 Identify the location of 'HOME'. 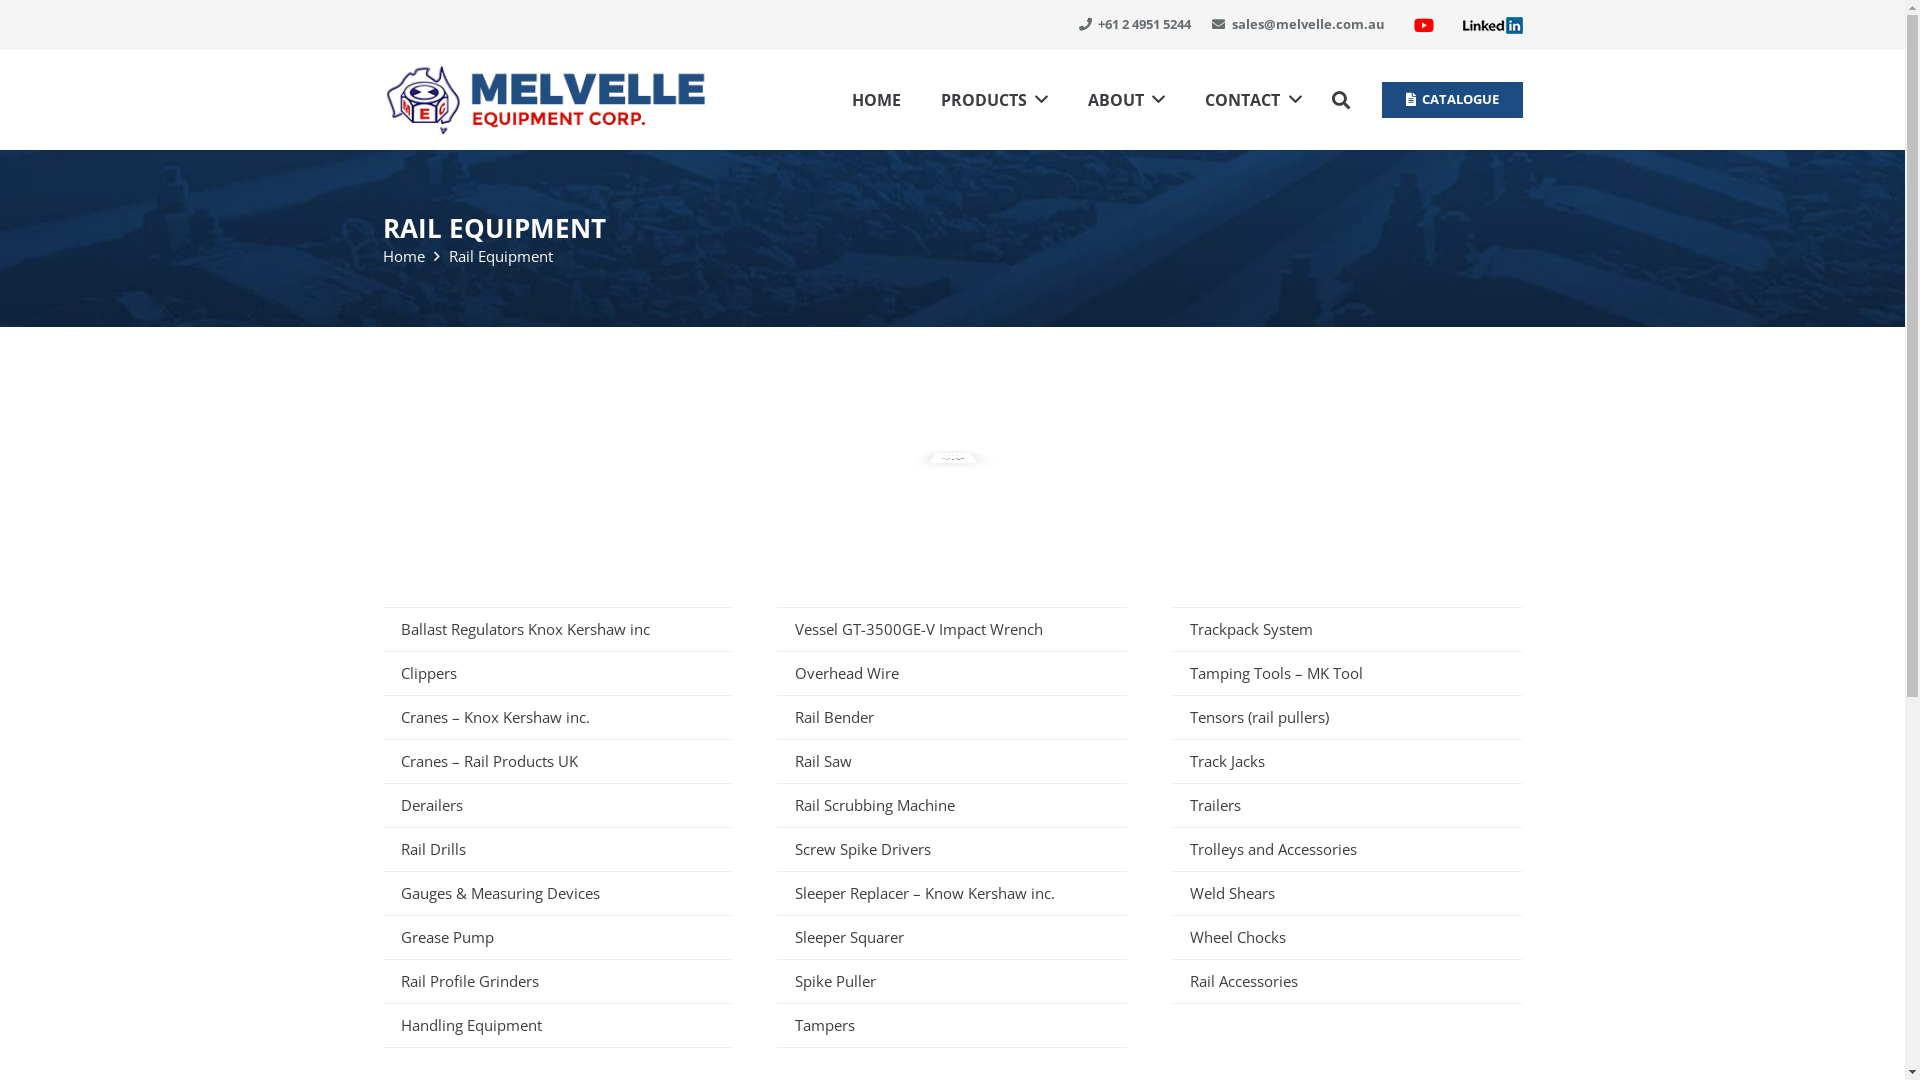
(831, 100).